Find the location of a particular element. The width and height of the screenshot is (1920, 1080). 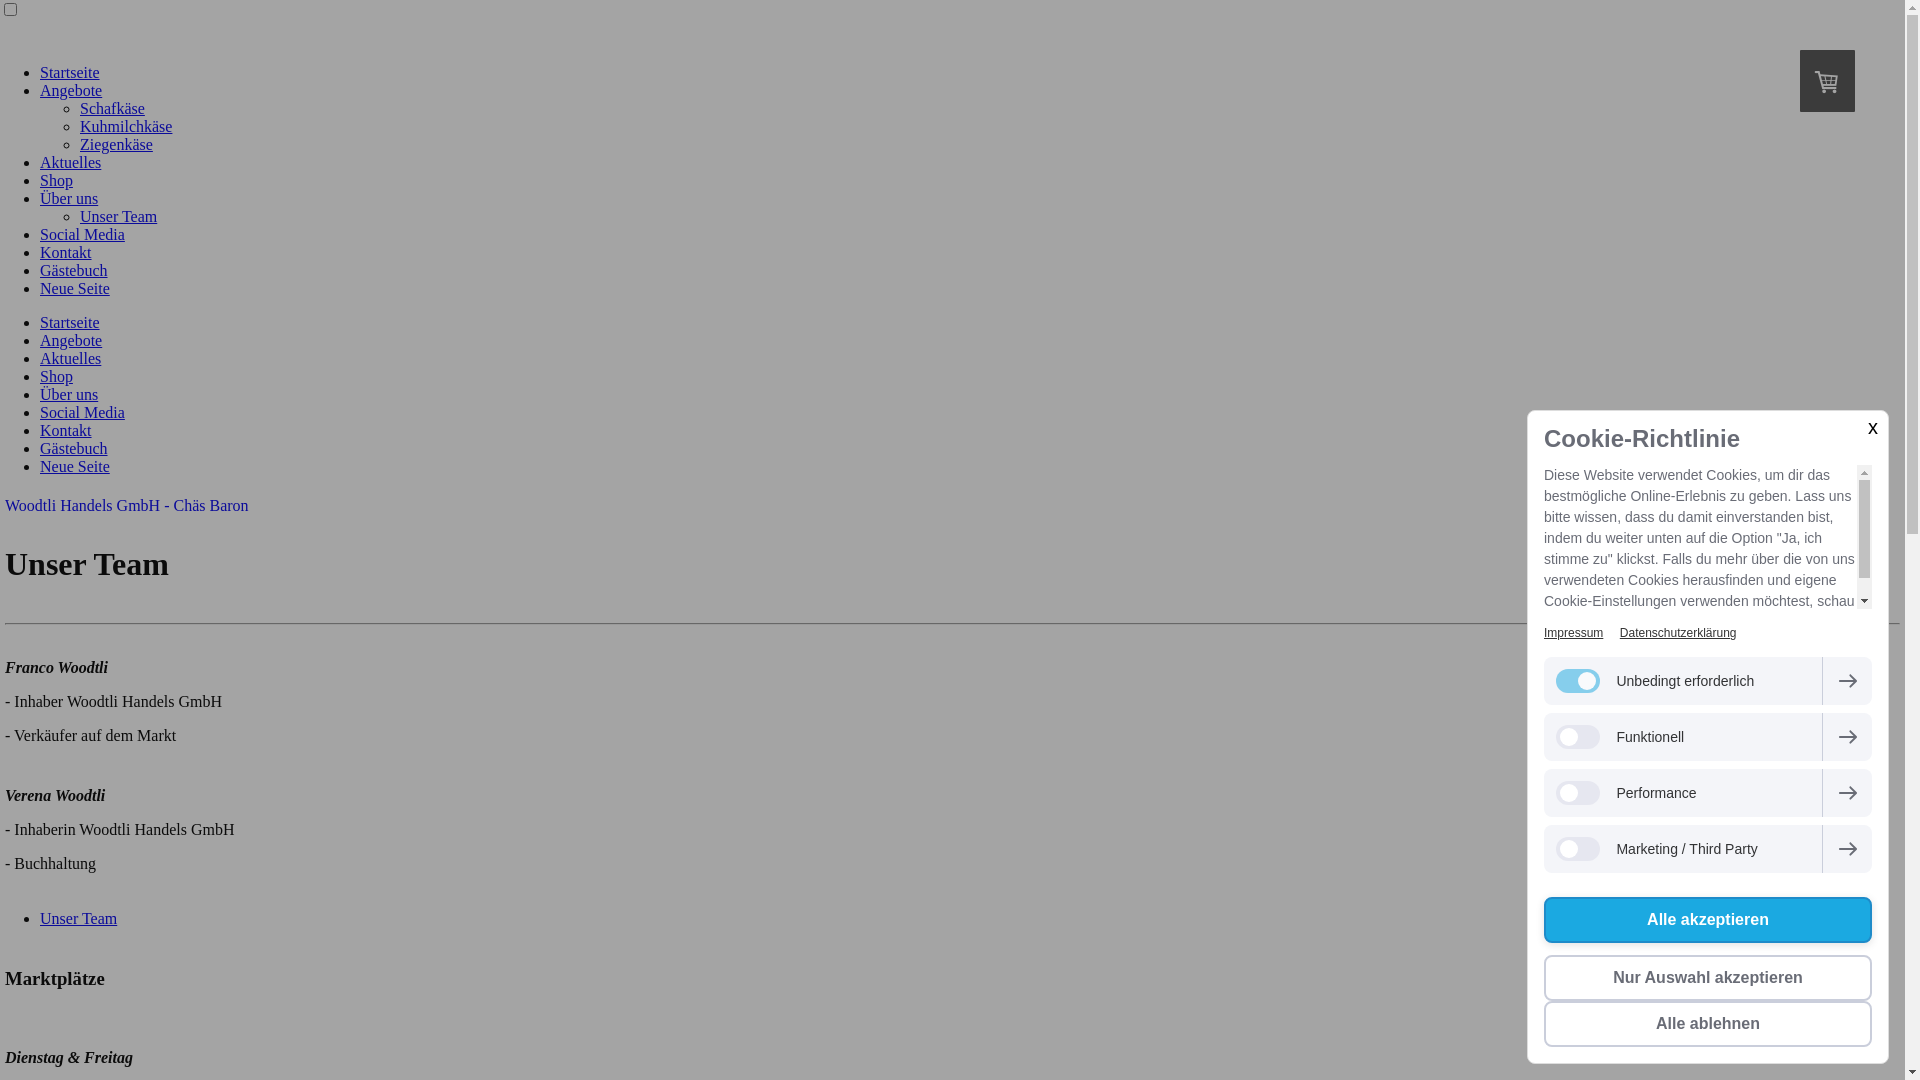

'Unser Team' is located at coordinates (78, 918).